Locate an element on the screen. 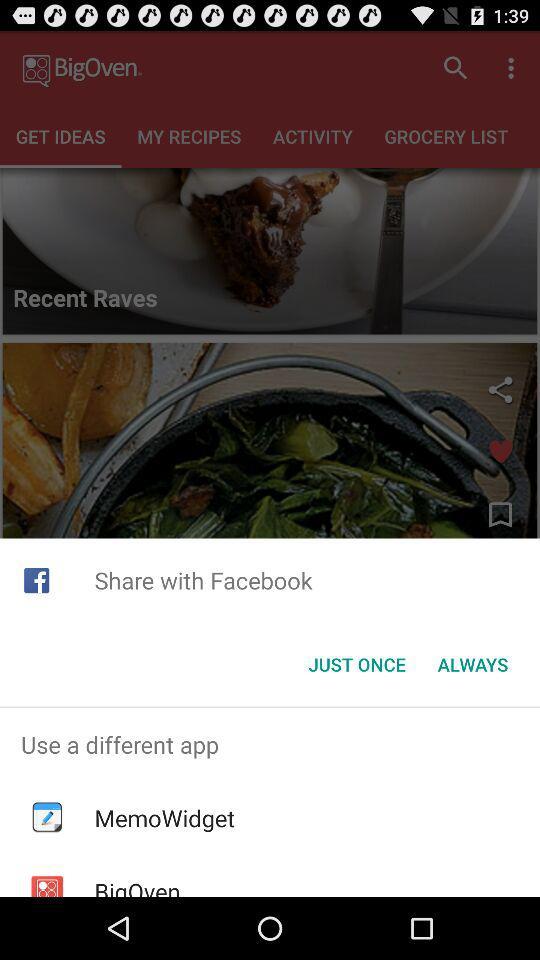  app below share with facebook icon is located at coordinates (472, 664).